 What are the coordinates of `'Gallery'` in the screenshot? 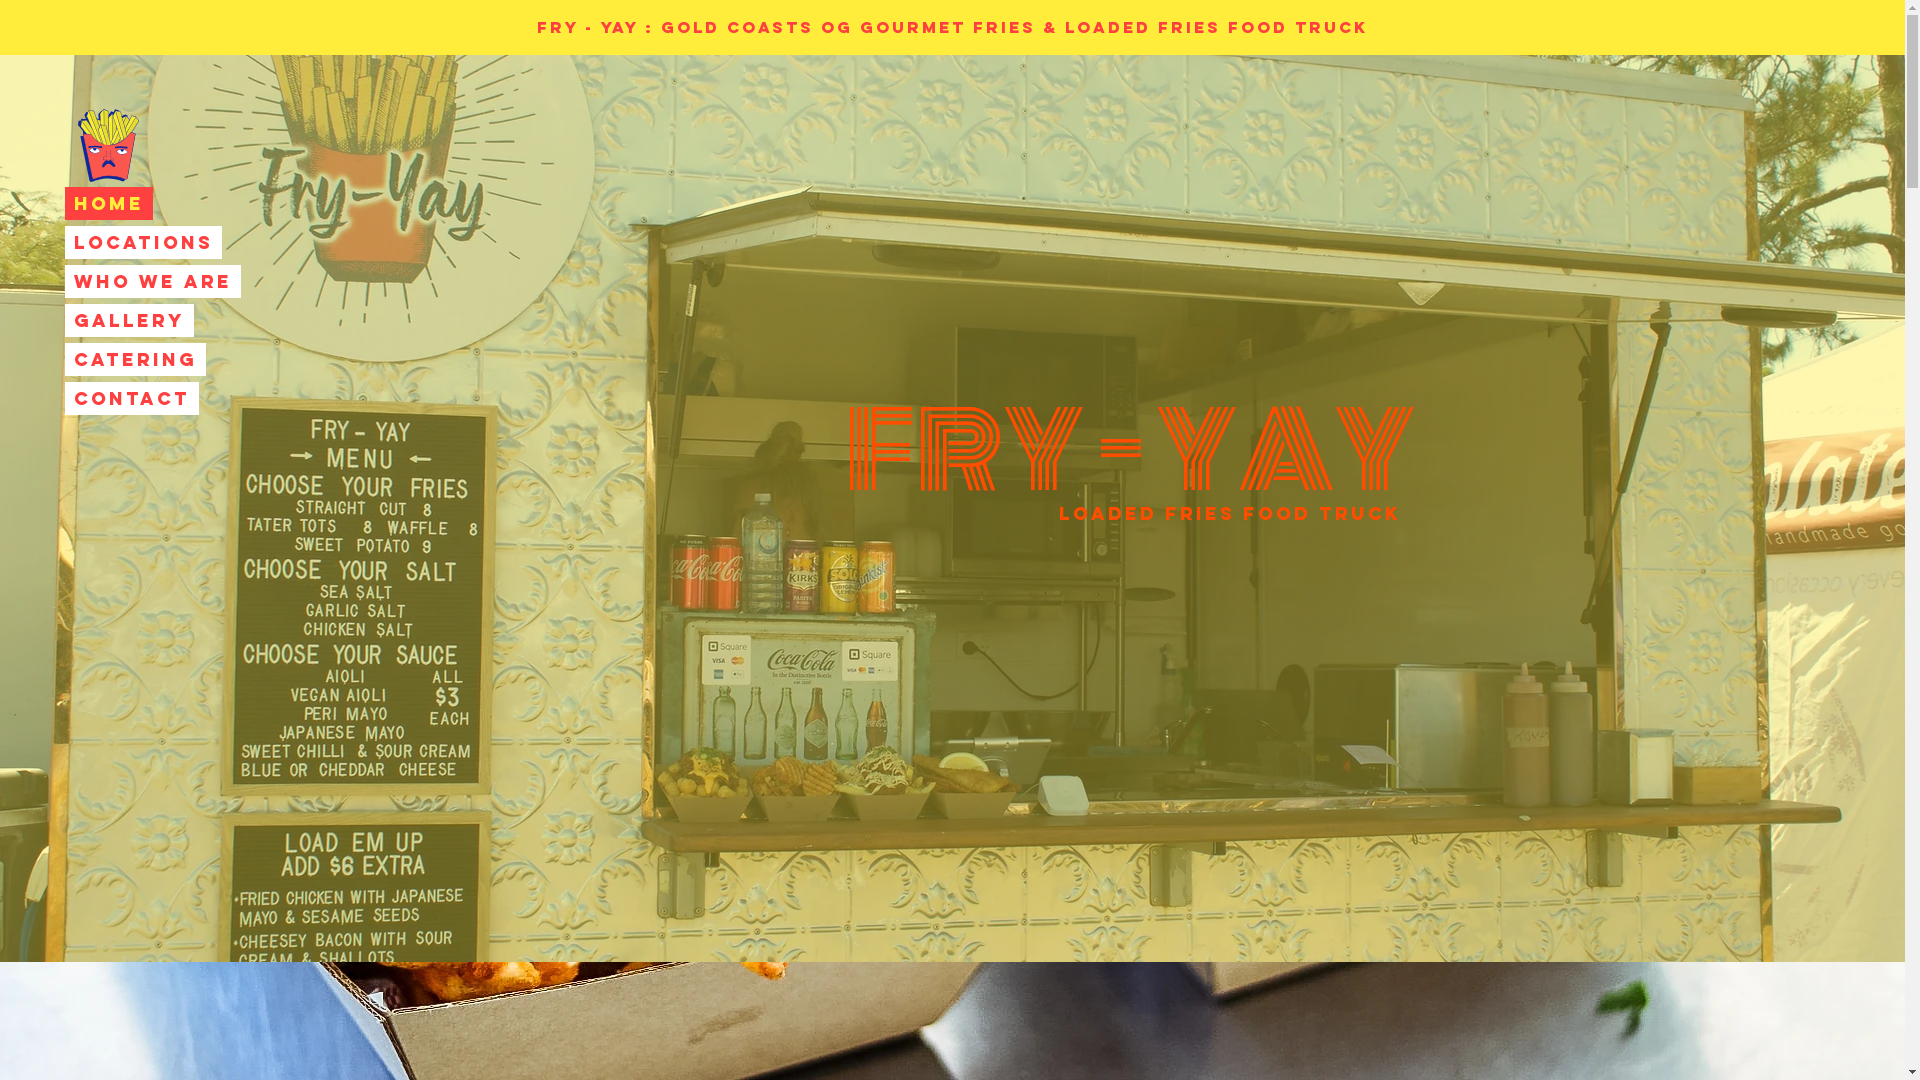 It's located at (128, 319).